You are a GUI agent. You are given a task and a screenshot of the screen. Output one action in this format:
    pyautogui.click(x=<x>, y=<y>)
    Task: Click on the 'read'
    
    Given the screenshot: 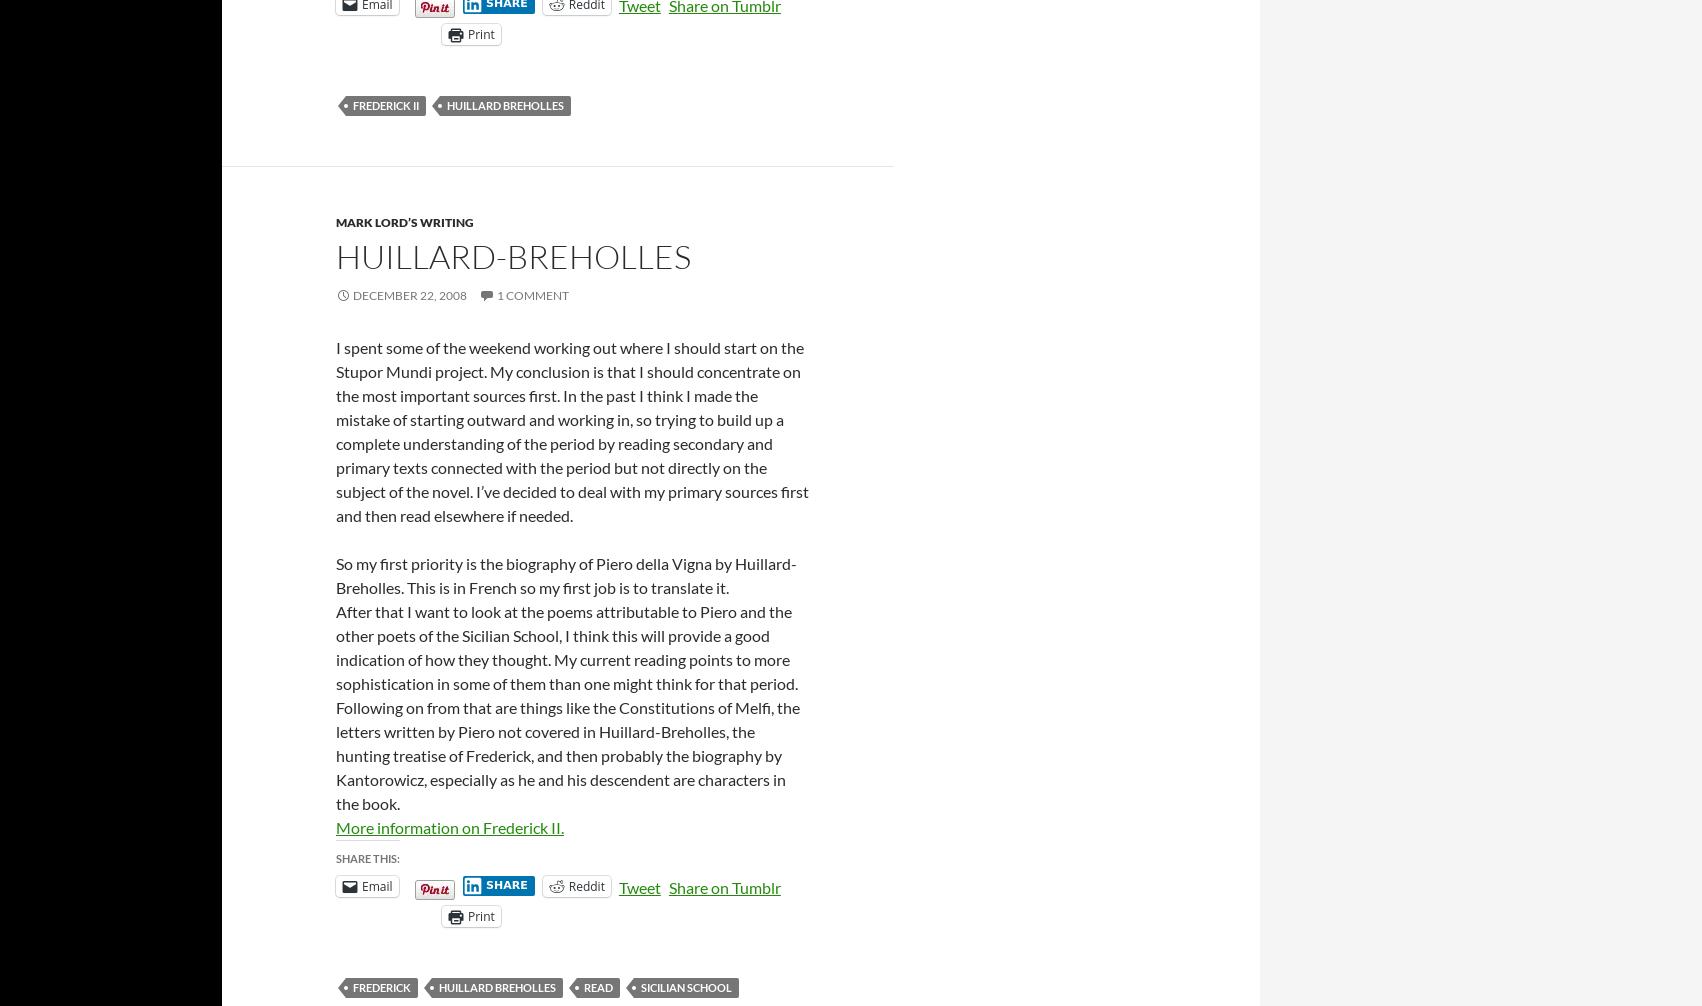 What is the action you would take?
    pyautogui.click(x=598, y=985)
    